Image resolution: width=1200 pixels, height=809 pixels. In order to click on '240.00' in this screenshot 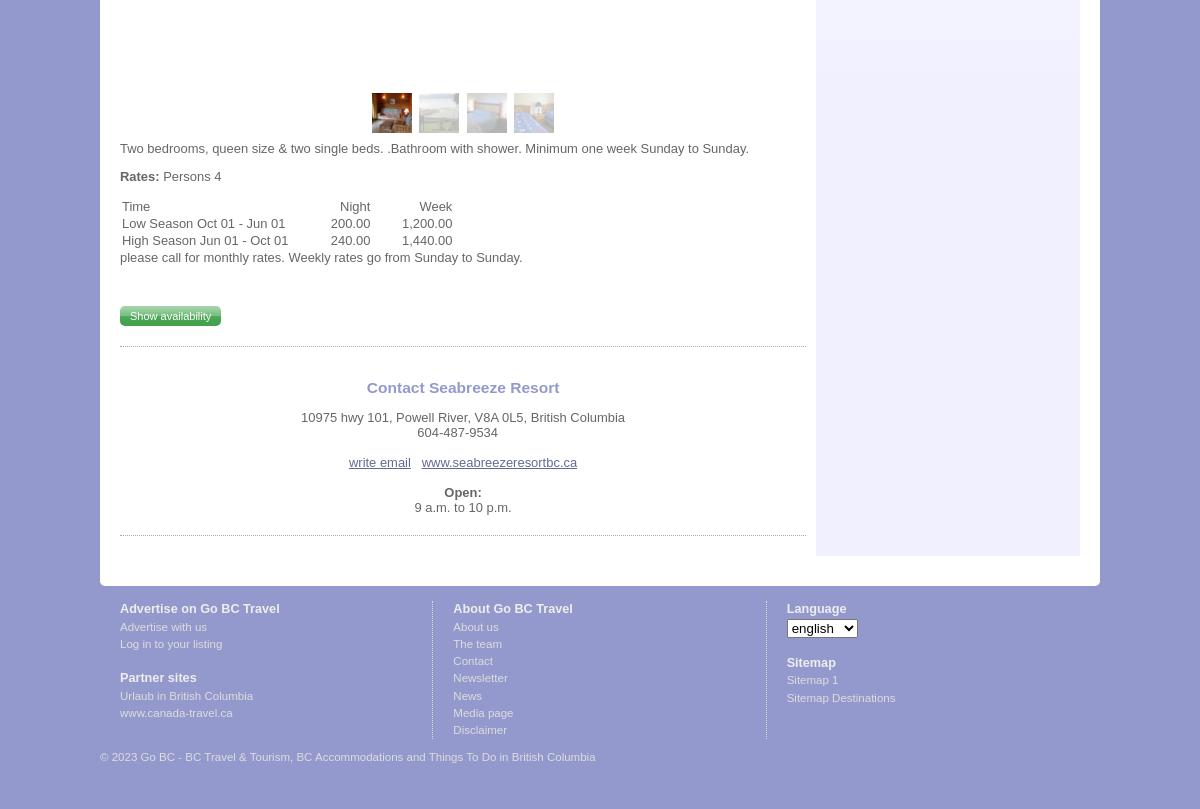, I will do `click(350, 238)`.